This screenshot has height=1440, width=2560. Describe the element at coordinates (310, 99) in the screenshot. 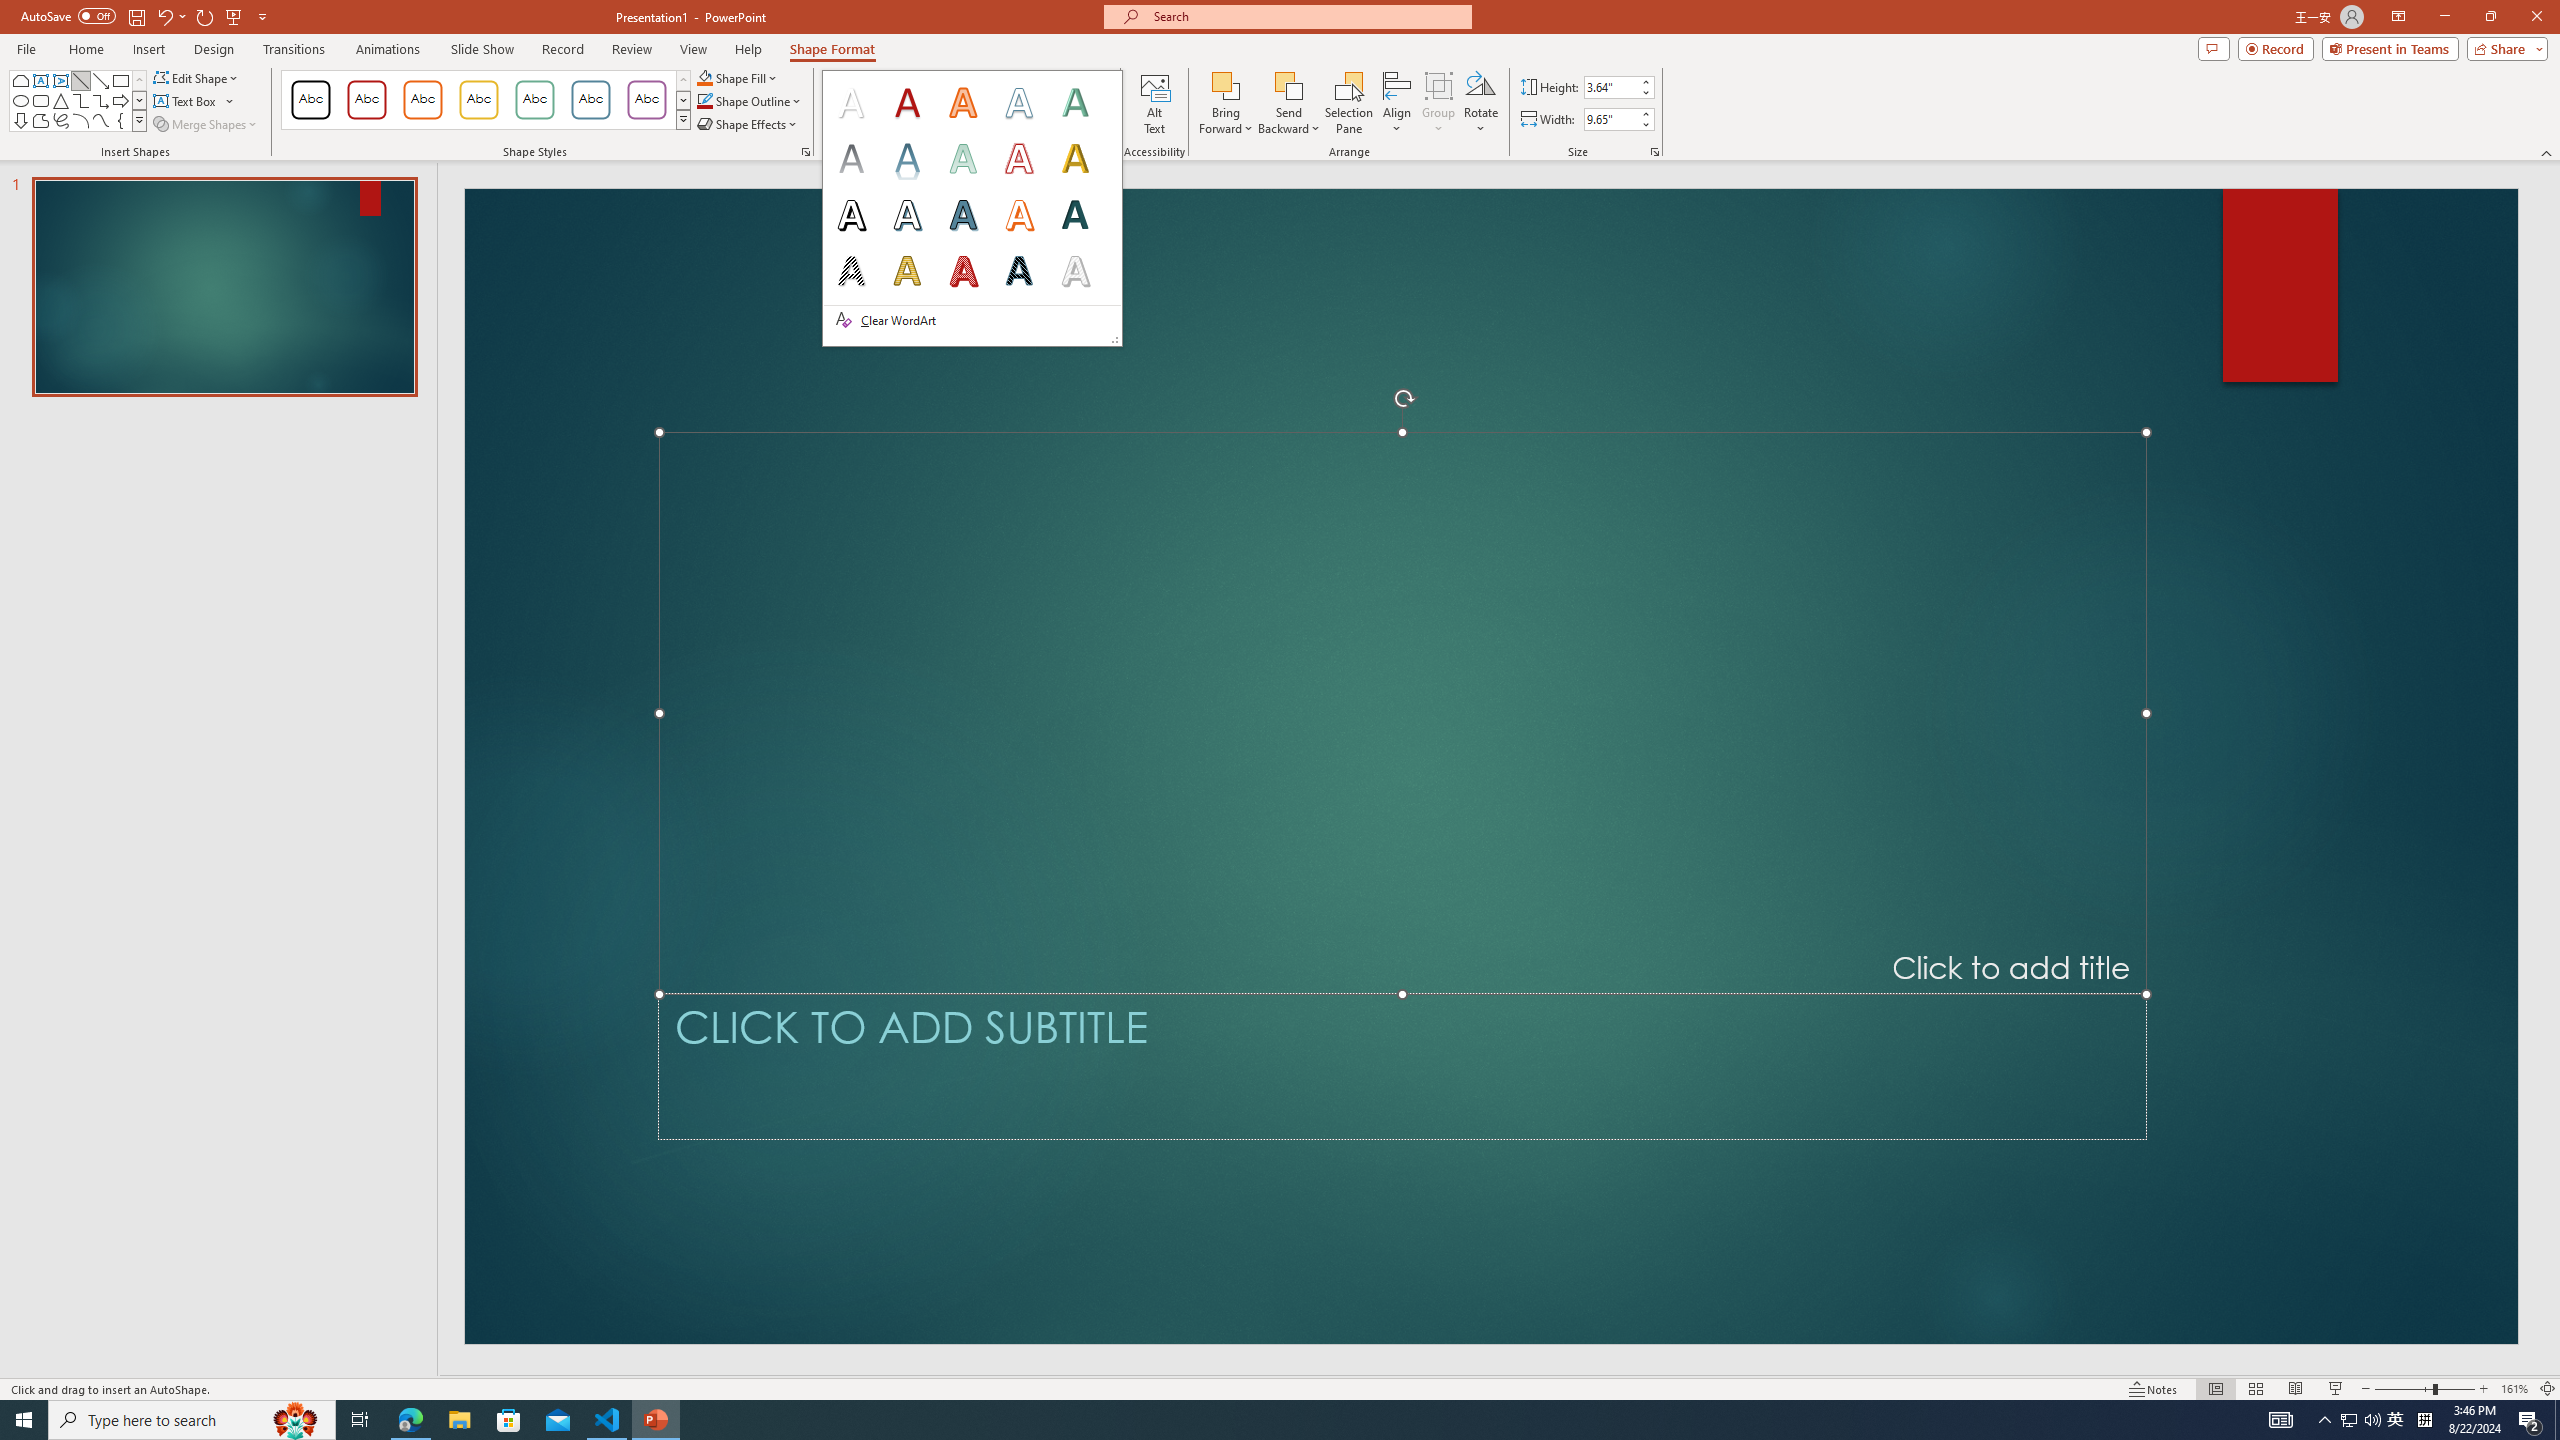

I see `'Colored Outline - Black, Dark 1'` at that location.